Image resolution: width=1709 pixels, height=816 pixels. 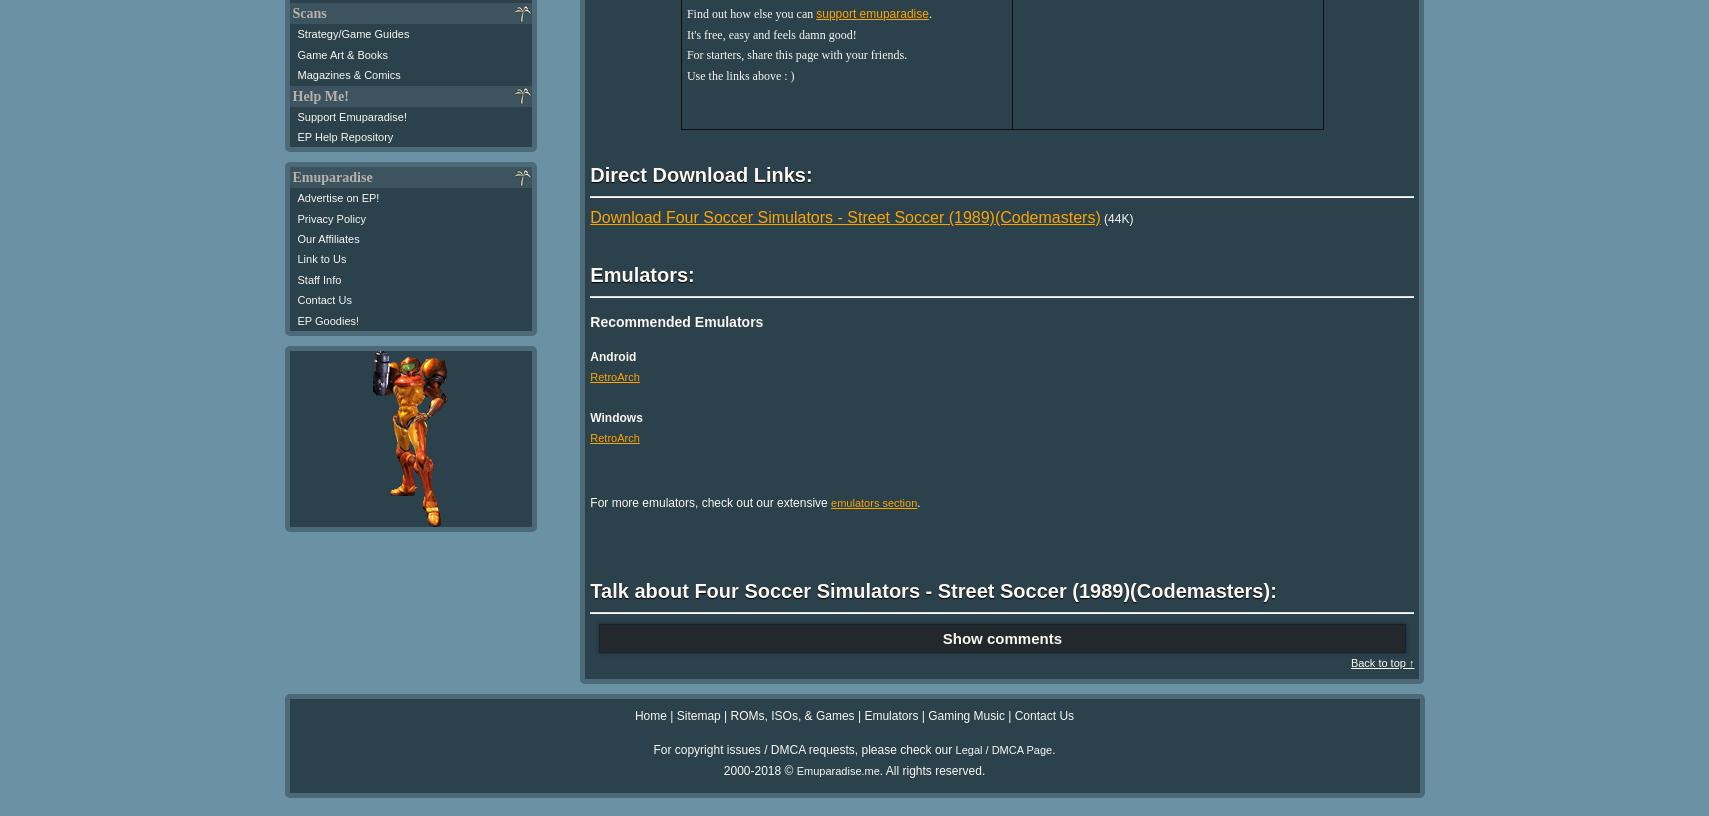 I want to click on 'Game Art & Books', so click(x=340, y=53).